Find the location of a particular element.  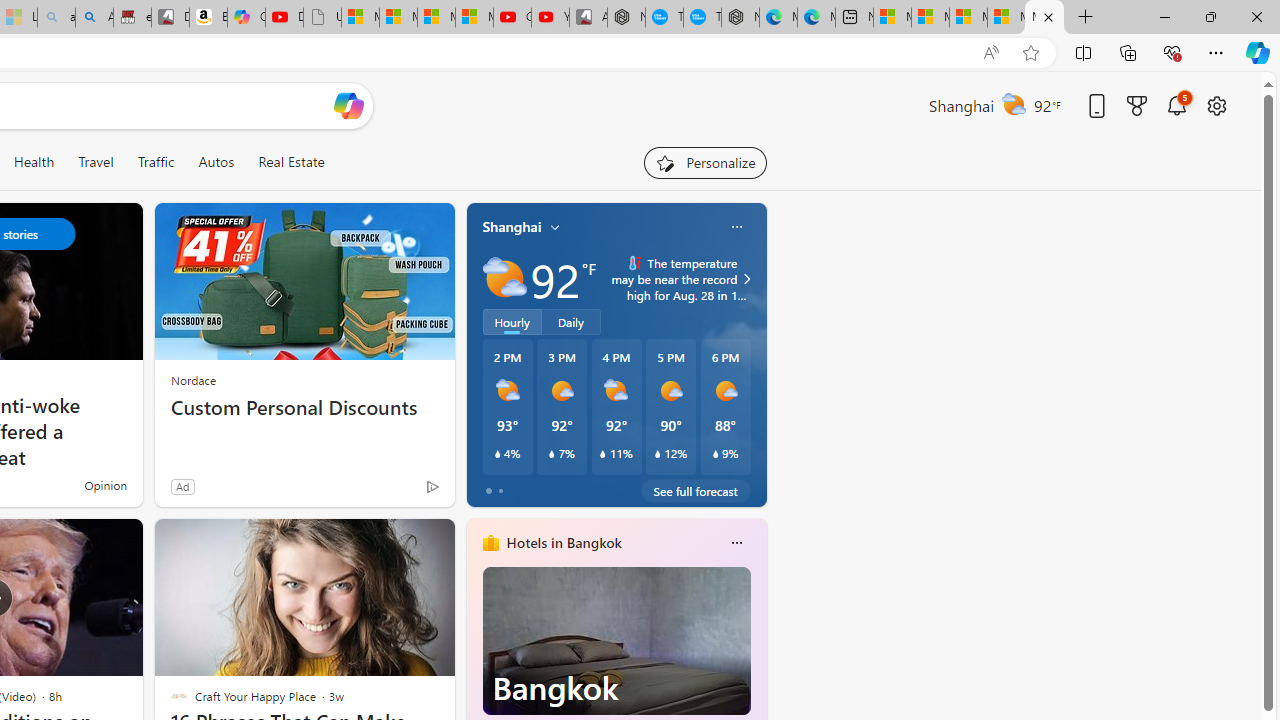

'Shanghai' is located at coordinates (512, 226).